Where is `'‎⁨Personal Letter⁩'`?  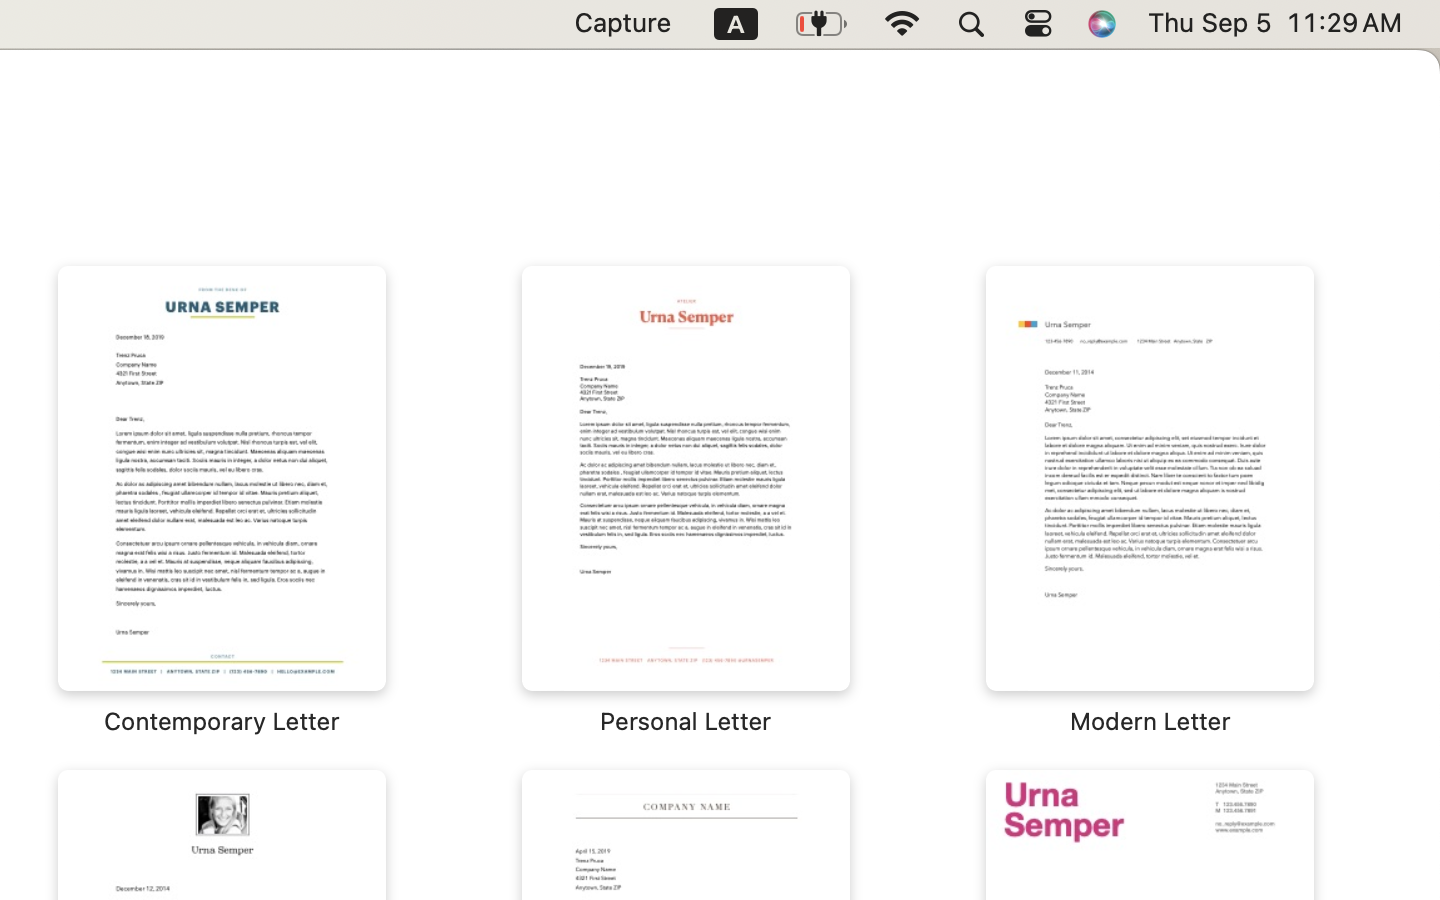
'‎⁨Personal Letter⁩' is located at coordinates (686, 500).